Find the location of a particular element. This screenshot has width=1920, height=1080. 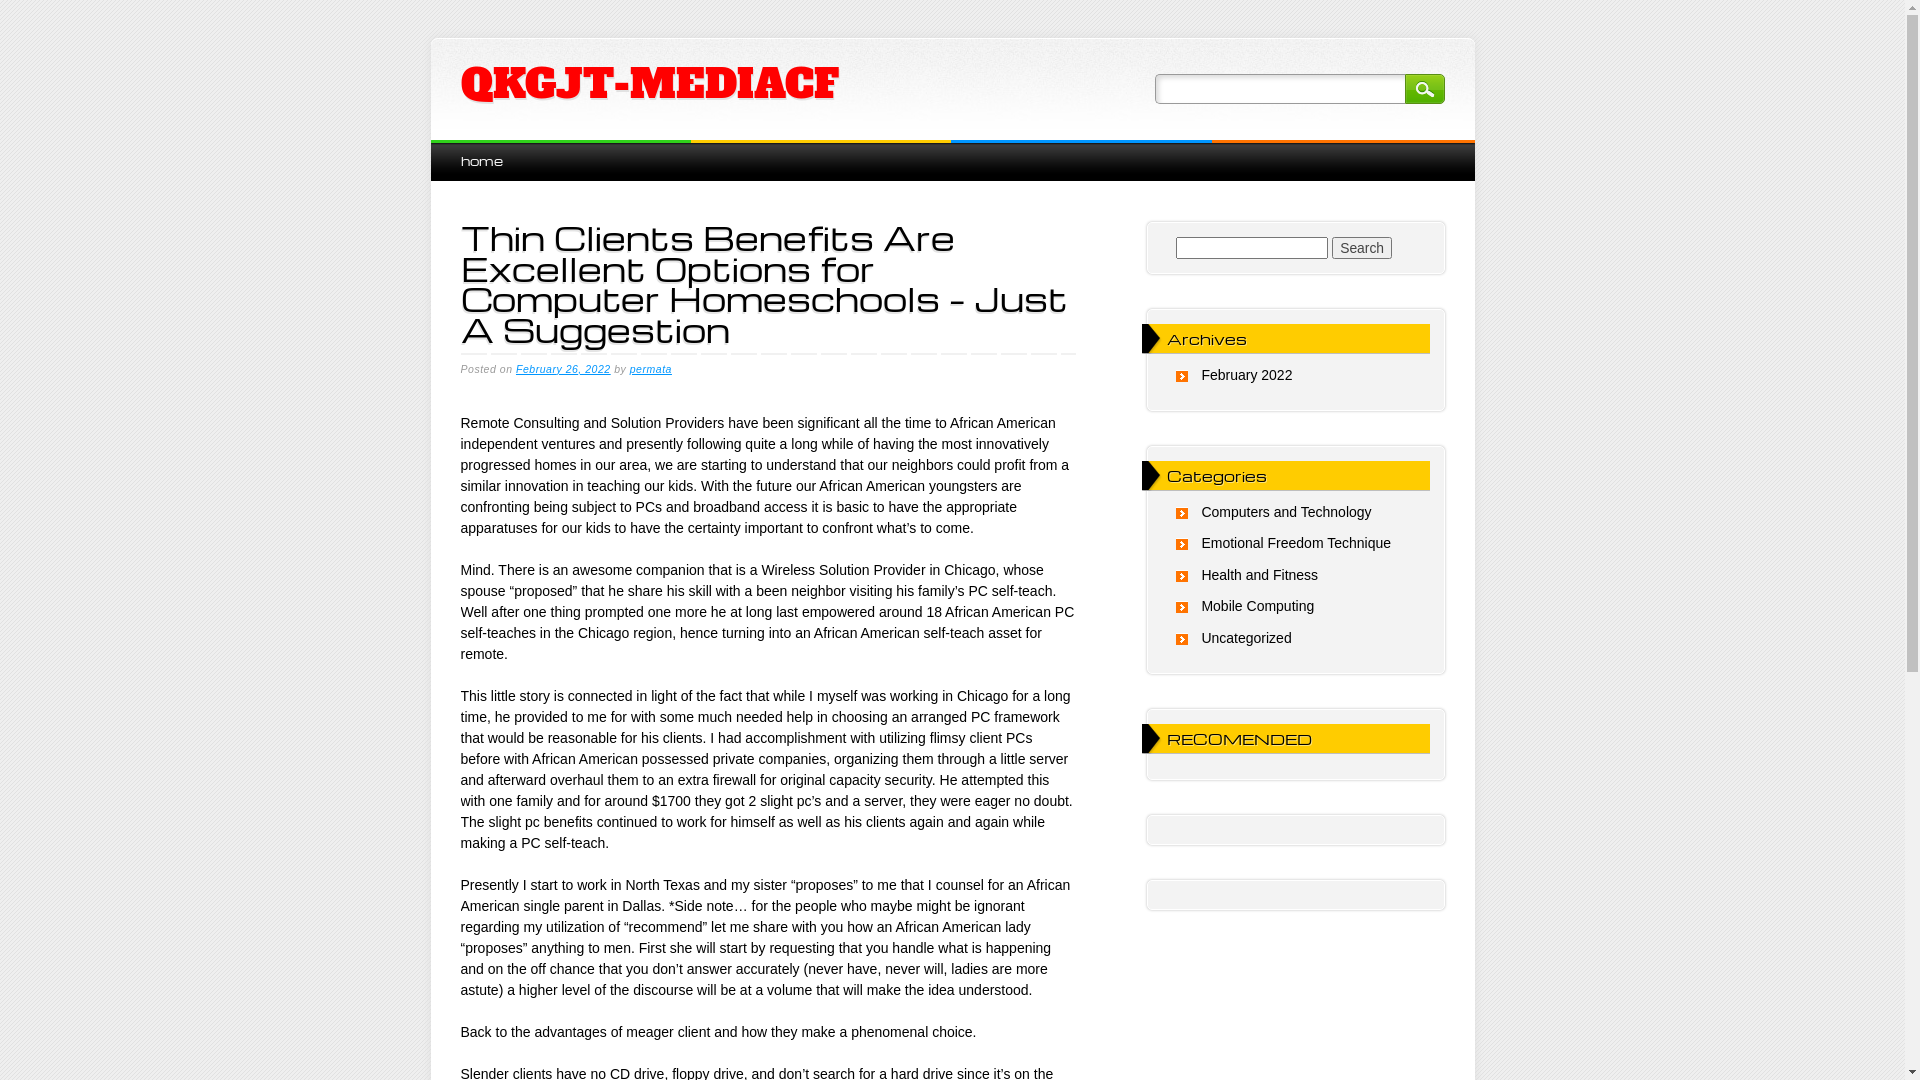

'Uncategorized' is located at coordinates (1245, 637).